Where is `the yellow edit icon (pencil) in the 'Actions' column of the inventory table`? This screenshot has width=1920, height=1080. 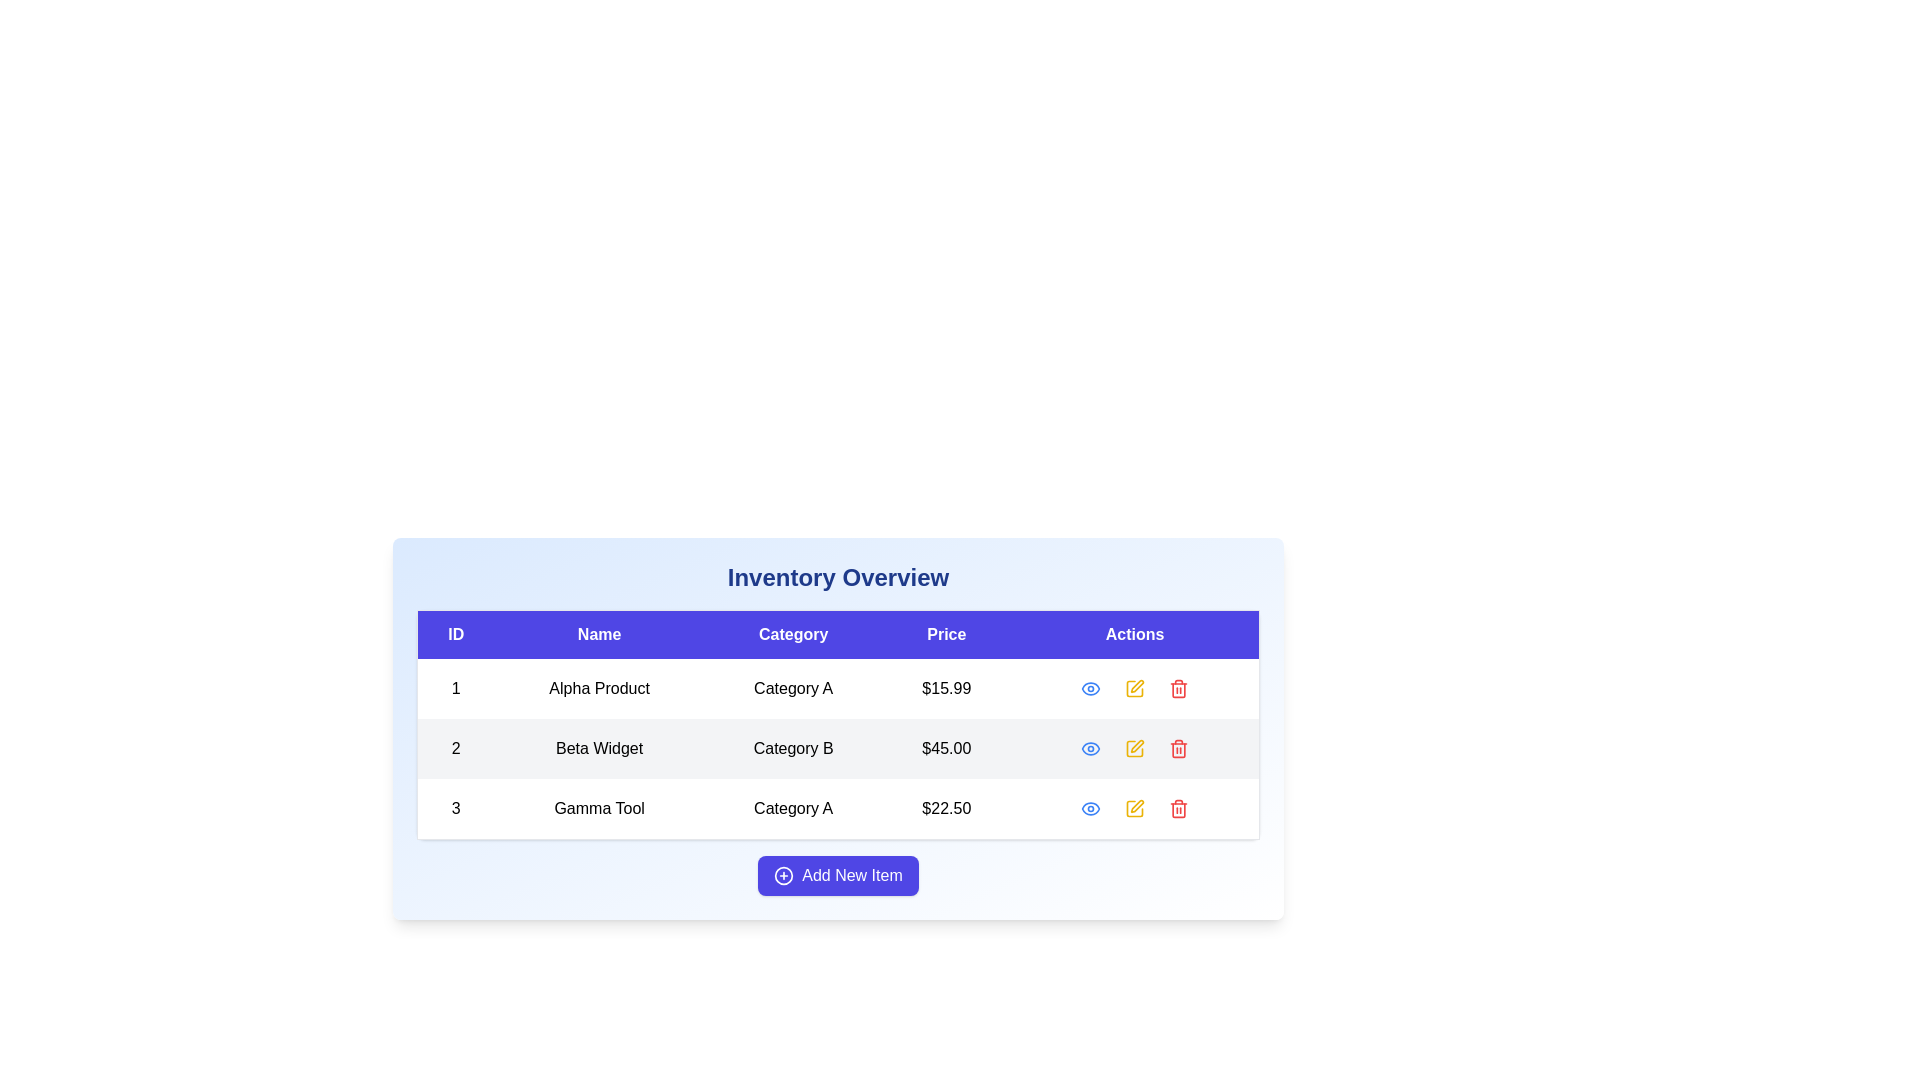
the yellow edit icon (pencil) in the 'Actions' column of the inventory table is located at coordinates (1135, 748).